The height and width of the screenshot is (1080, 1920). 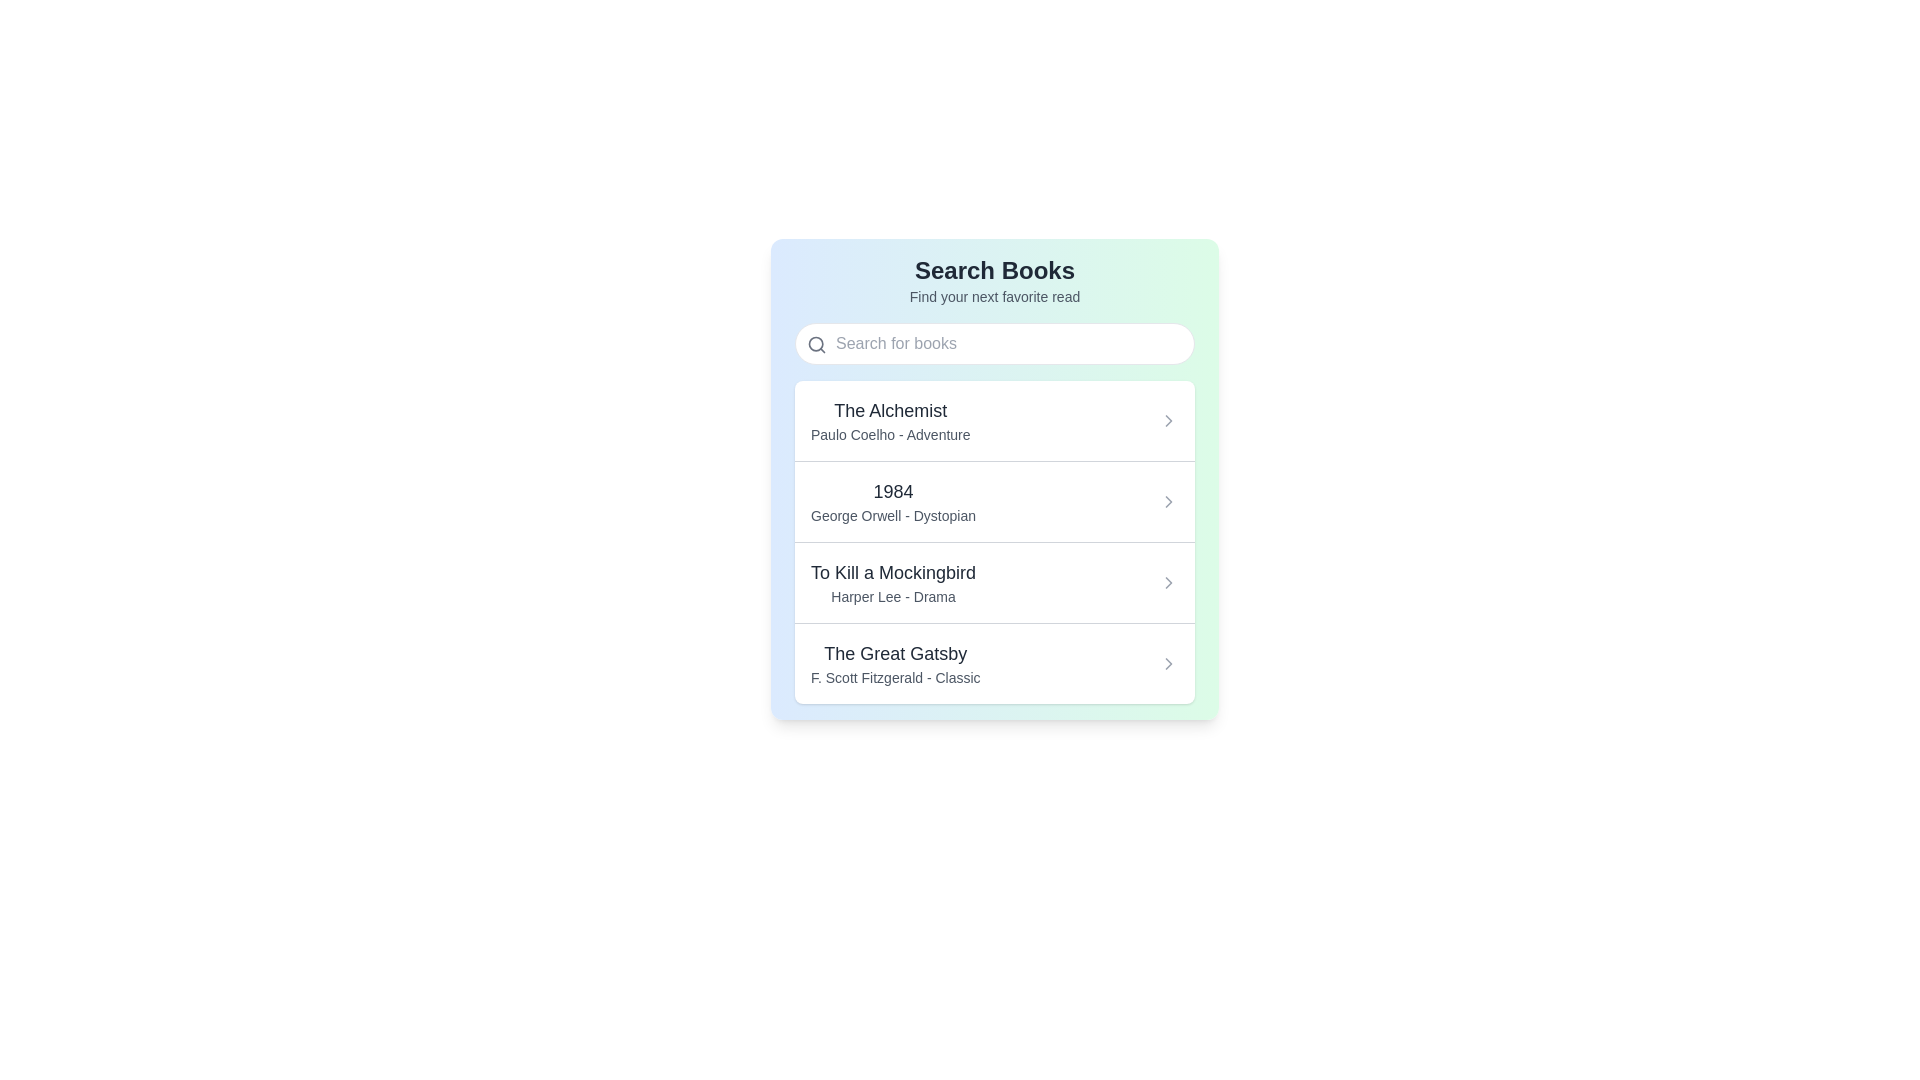 I want to click on the text label 'George Orwell - Dystopian' that is styled with a smaller gray font and positioned below the bold text '1984', so click(x=892, y=515).